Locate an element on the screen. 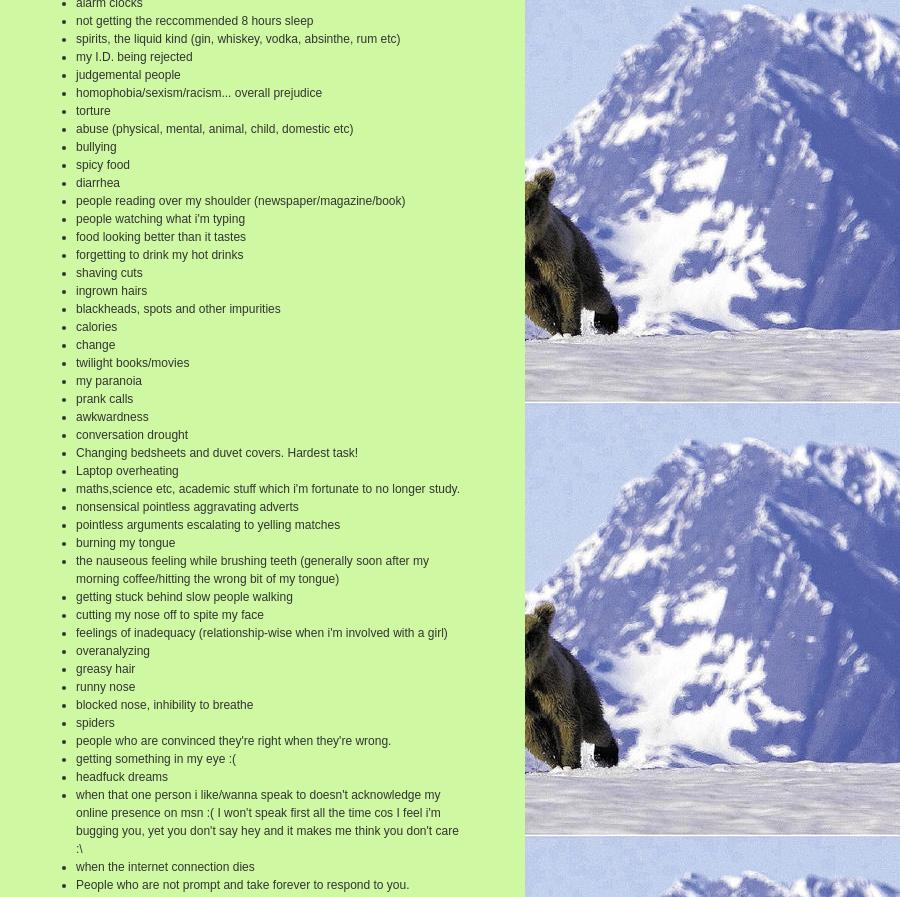 This screenshot has height=897, width=900. 'blocked nose, inhibility to breathe' is located at coordinates (74, 705).